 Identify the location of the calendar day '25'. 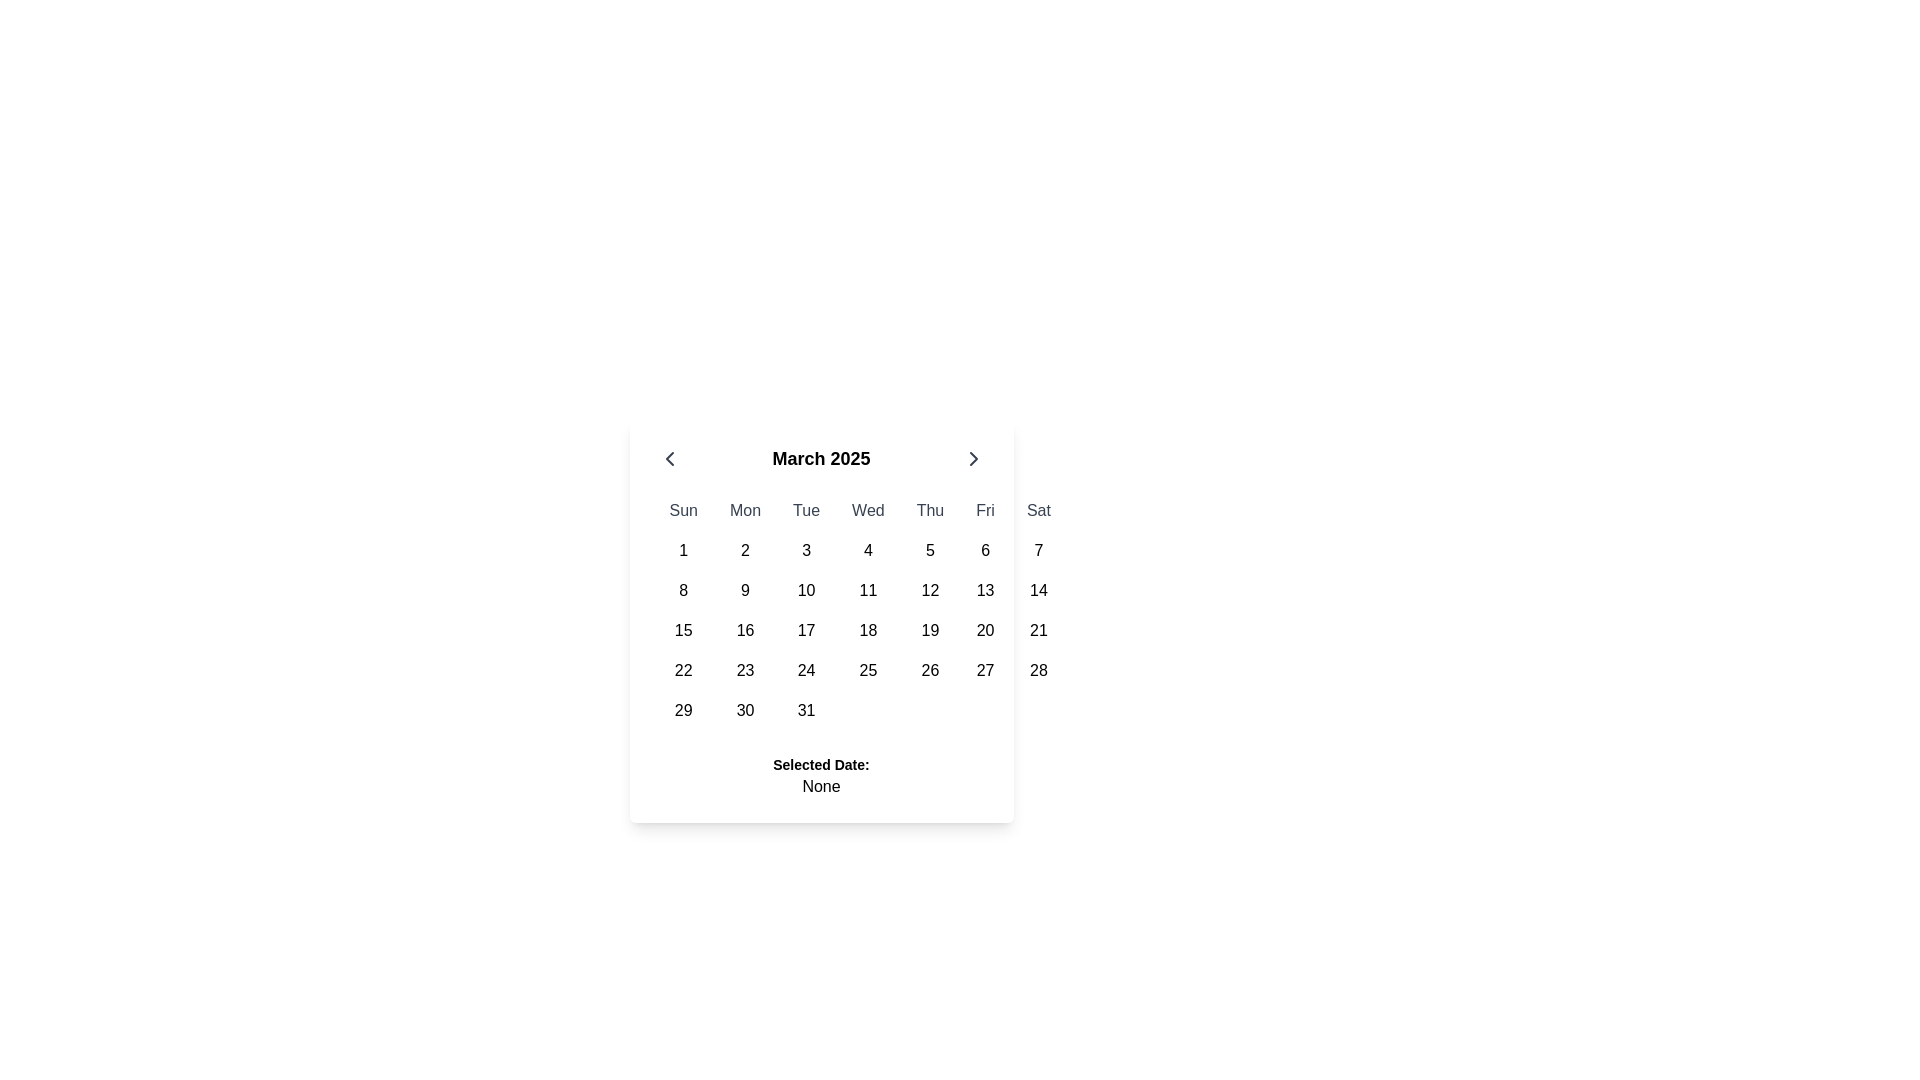
(860, 671).